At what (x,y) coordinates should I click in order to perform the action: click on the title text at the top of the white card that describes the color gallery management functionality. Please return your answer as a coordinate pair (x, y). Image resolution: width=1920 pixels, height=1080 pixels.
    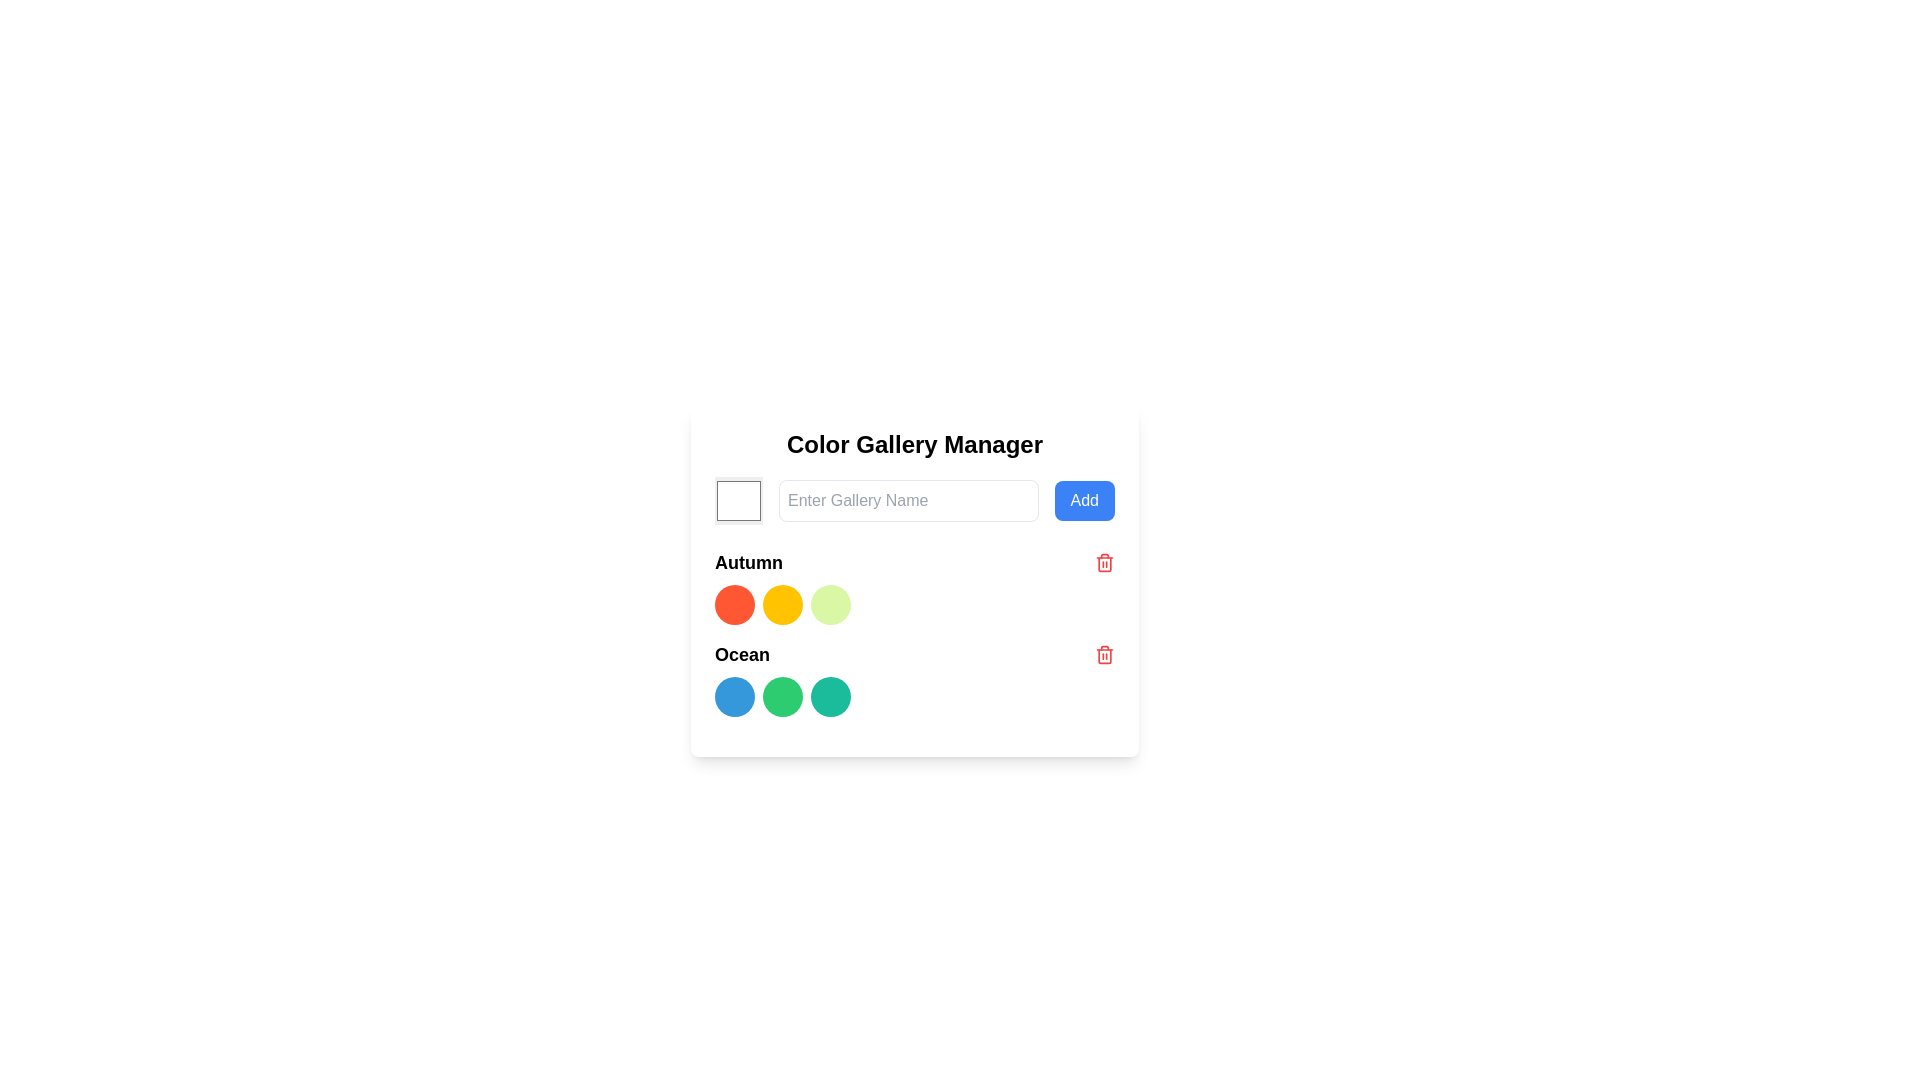
    Looking at the image, I should click on (914, 443).